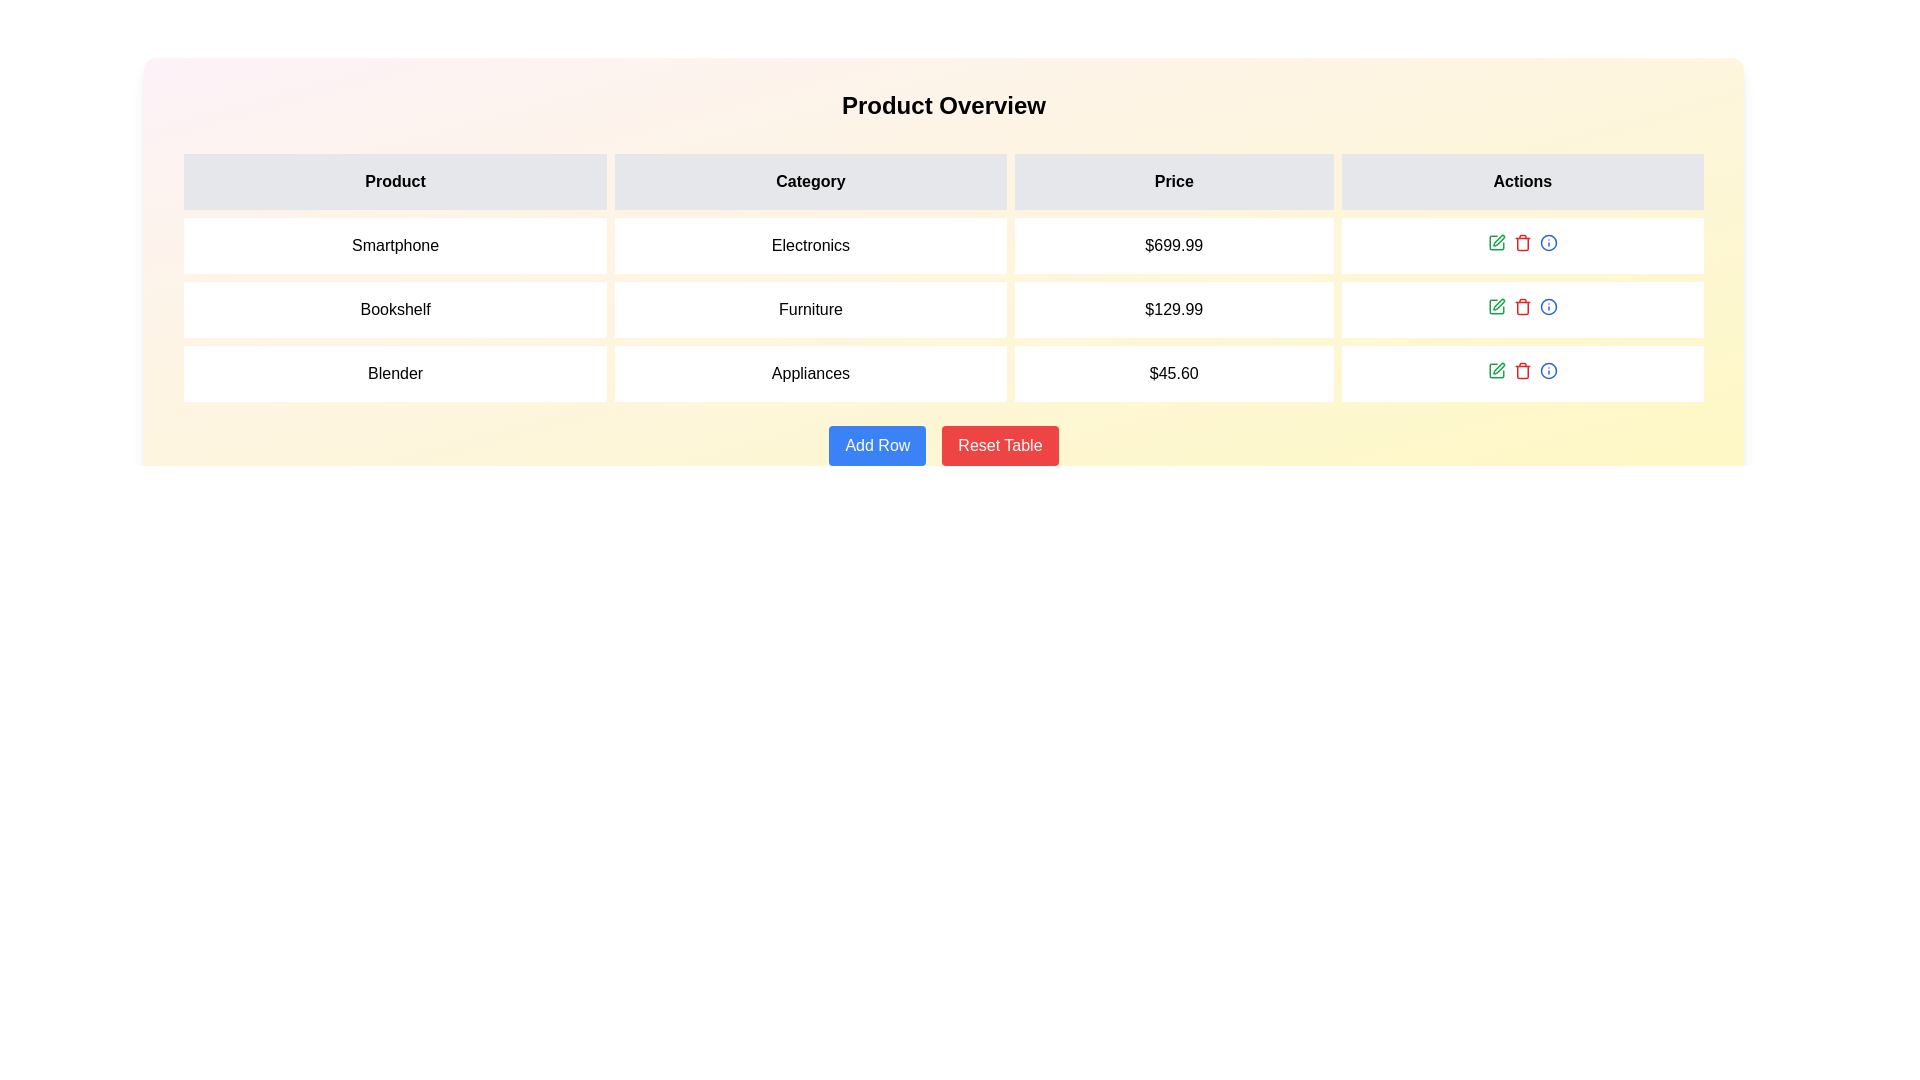 The width and height of the screenshot is (1920, 1080). I want to click on the circular blue information button featuring a lowercase 'i' in the center, located in the last column of the last row in the Actions table section, so click(1547, 242).